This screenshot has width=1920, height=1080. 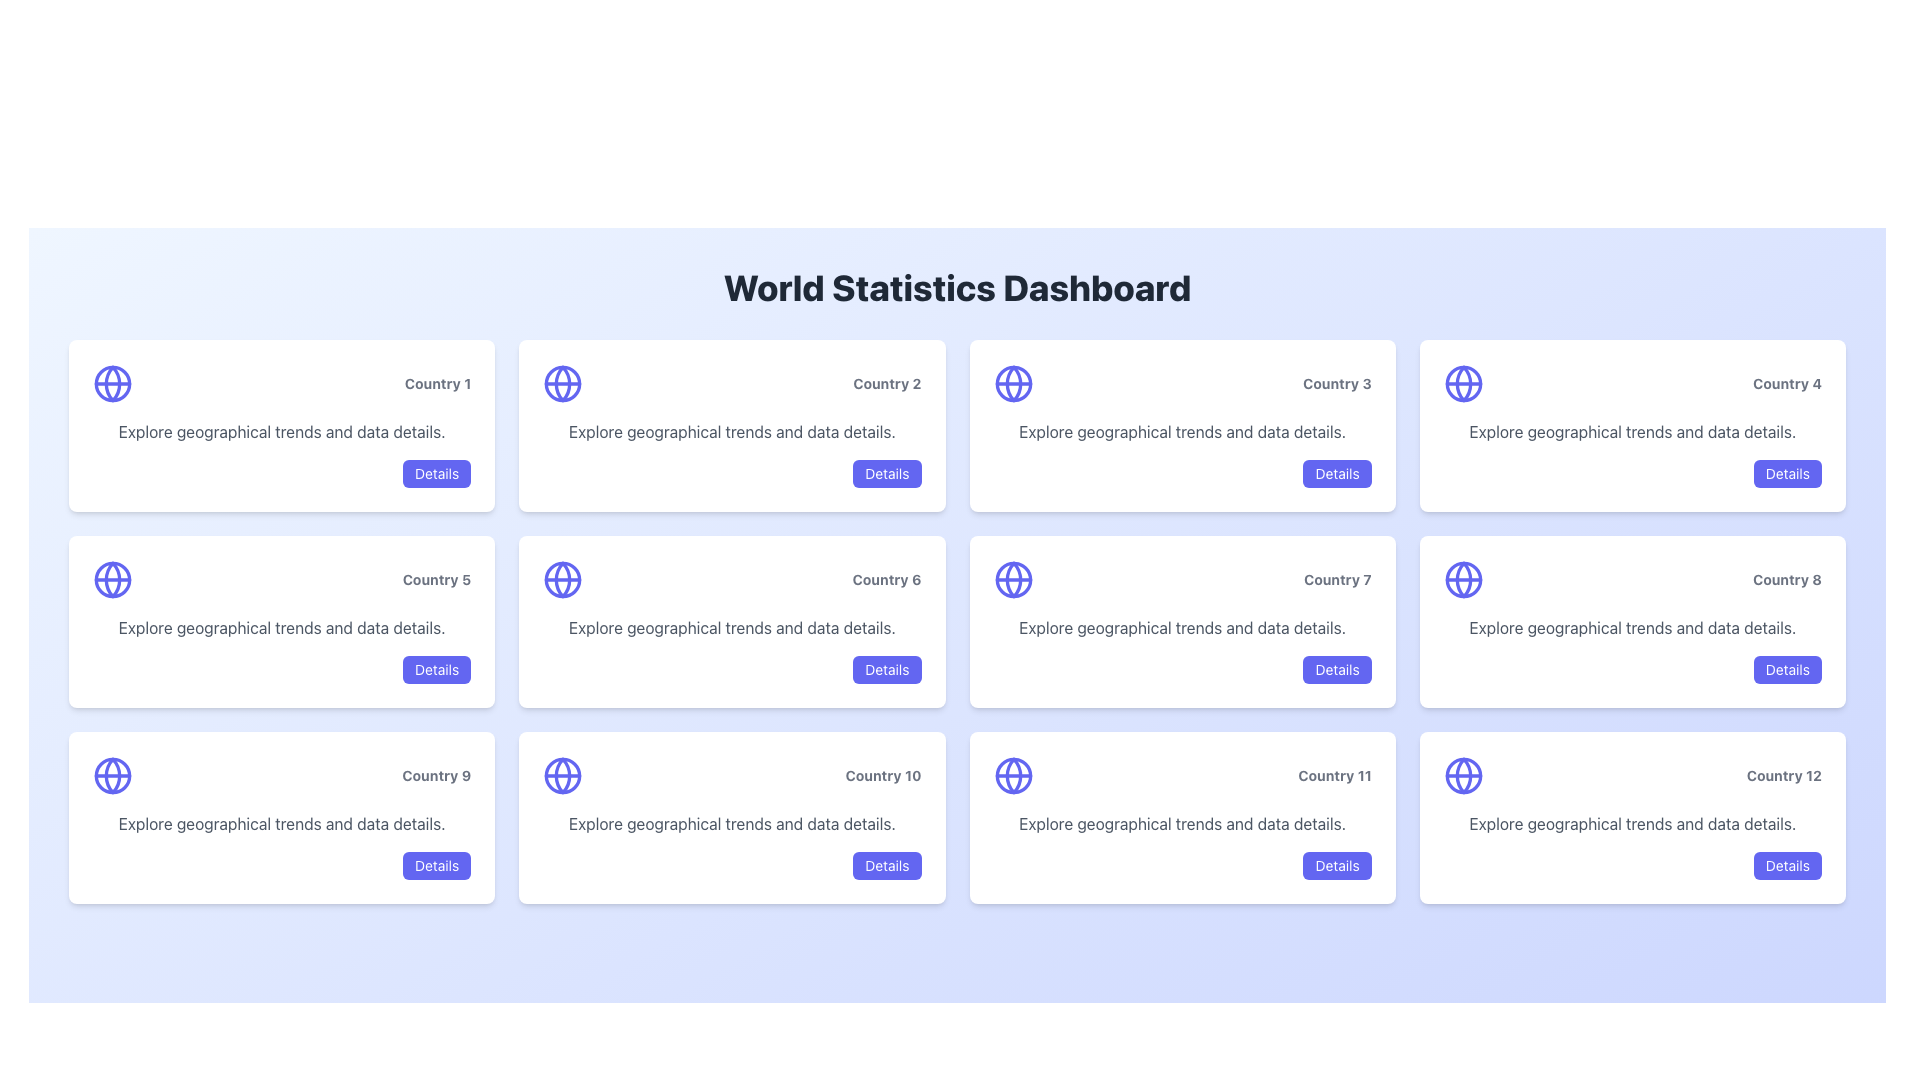 I want to click on the circular part of the globe icon in the 'Country 9' card, which serves as a visual indicator for world-related information, so click(x=112, y=774).